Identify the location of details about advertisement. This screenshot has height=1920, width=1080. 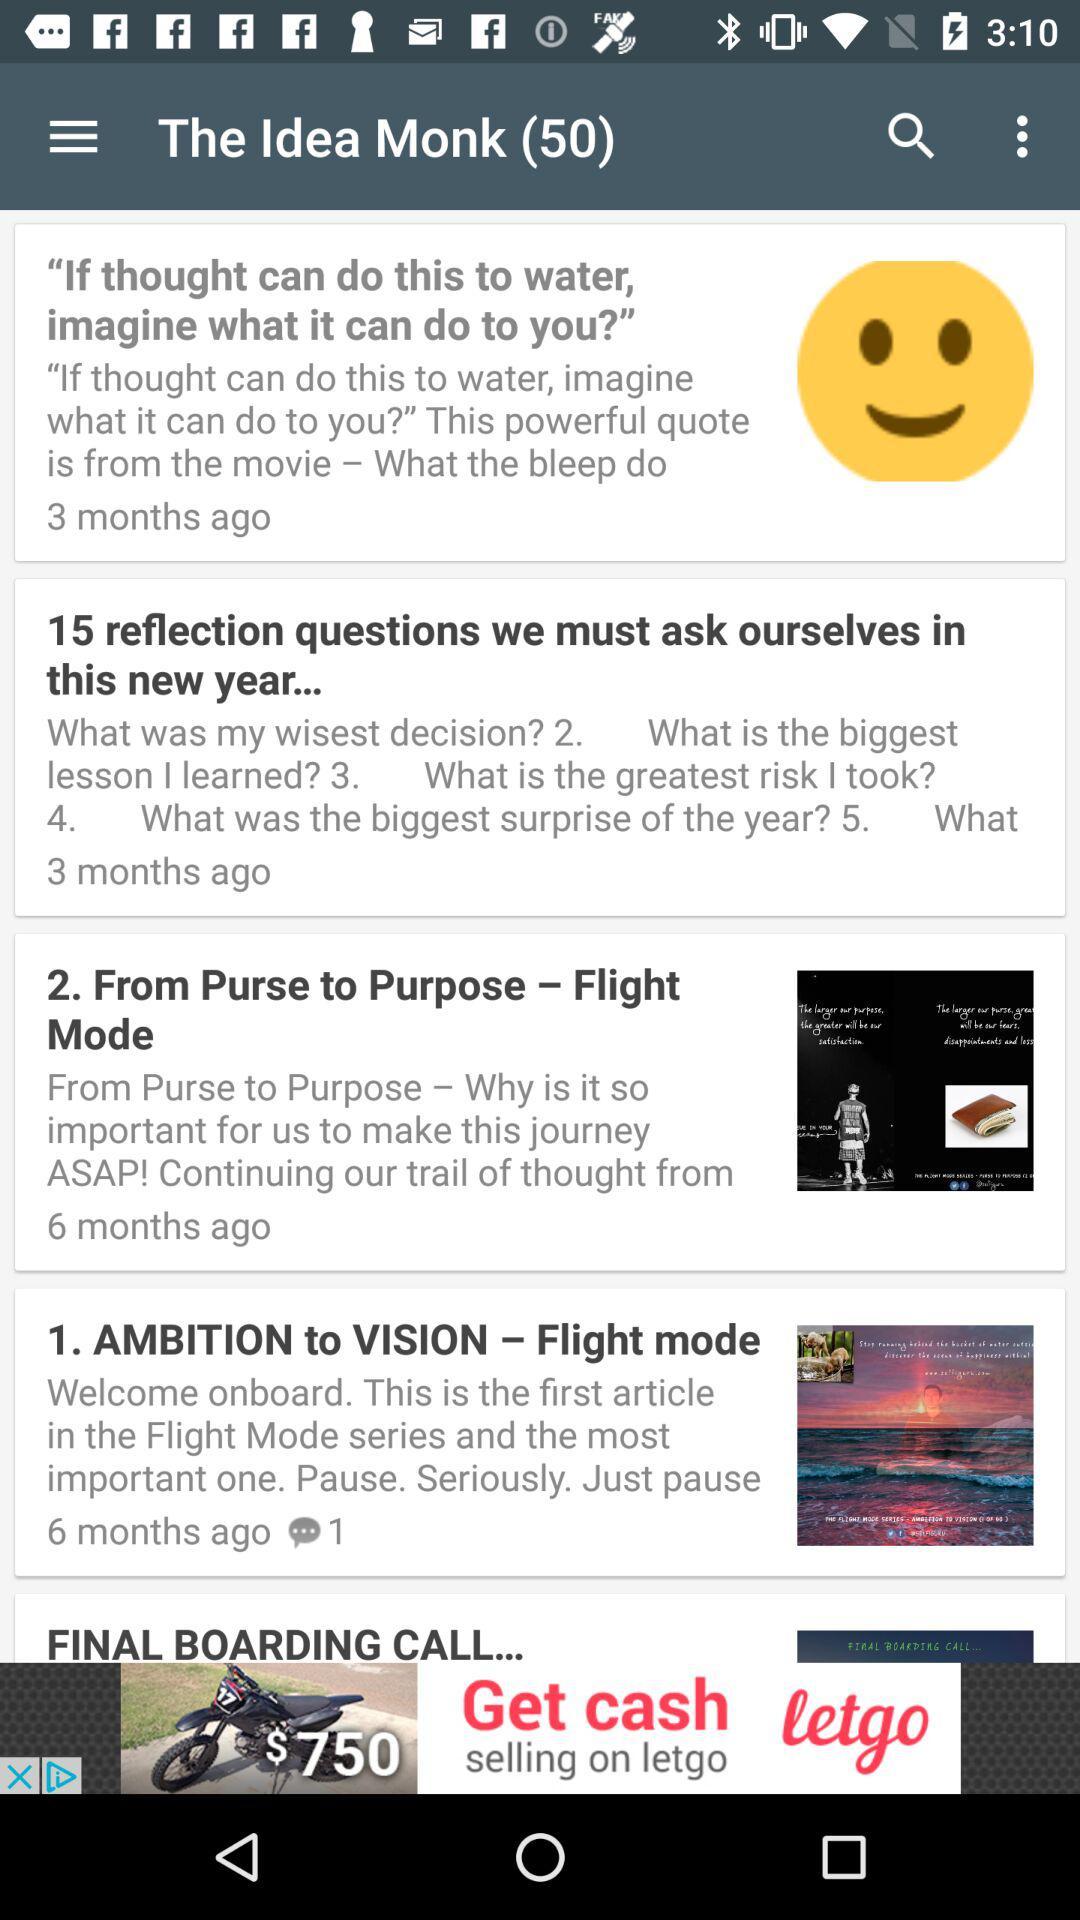
(540, 1727).